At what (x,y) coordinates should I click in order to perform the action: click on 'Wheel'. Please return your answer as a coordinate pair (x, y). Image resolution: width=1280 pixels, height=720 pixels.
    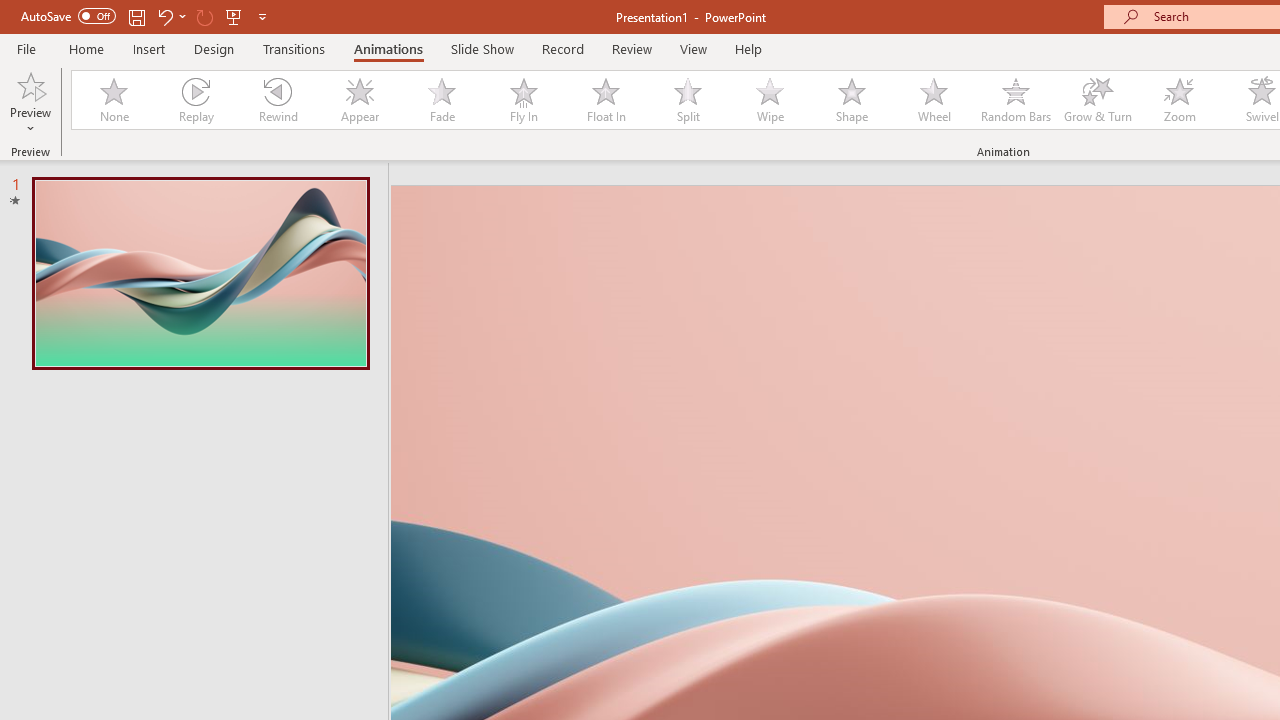
    Looking at the image, I should click on (933, 100).